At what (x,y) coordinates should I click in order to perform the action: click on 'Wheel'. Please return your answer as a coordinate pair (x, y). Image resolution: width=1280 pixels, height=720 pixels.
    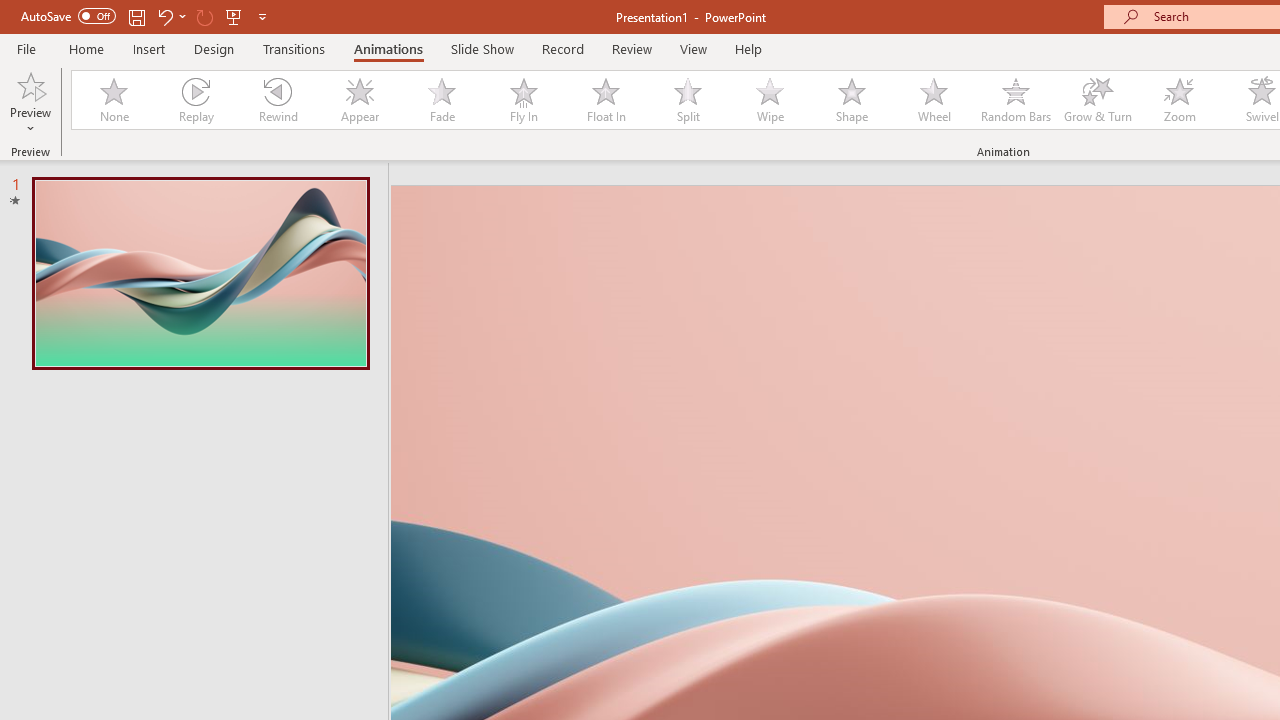
    Looking at the image, I should click on (933, 100).